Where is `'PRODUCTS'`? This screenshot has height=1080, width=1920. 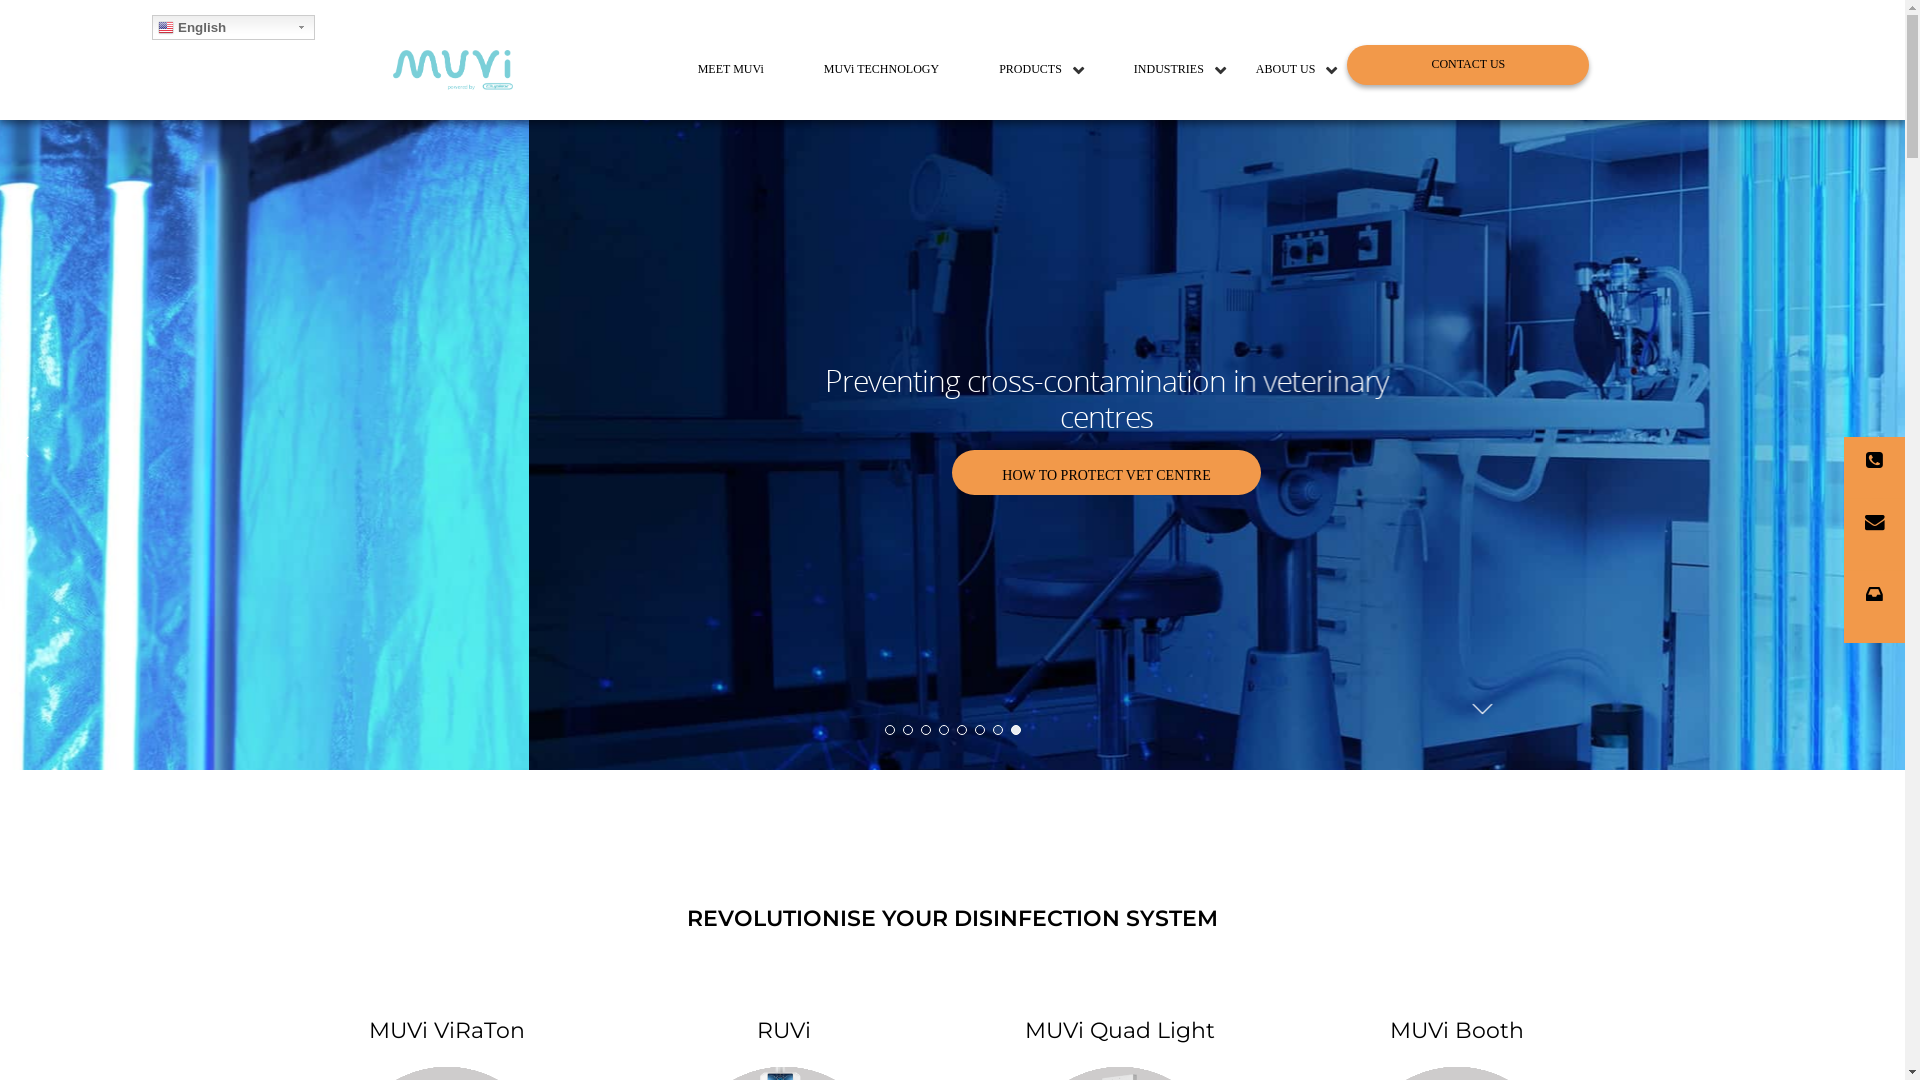 'PRODUCTS' is located at coordinates (1022, 68).